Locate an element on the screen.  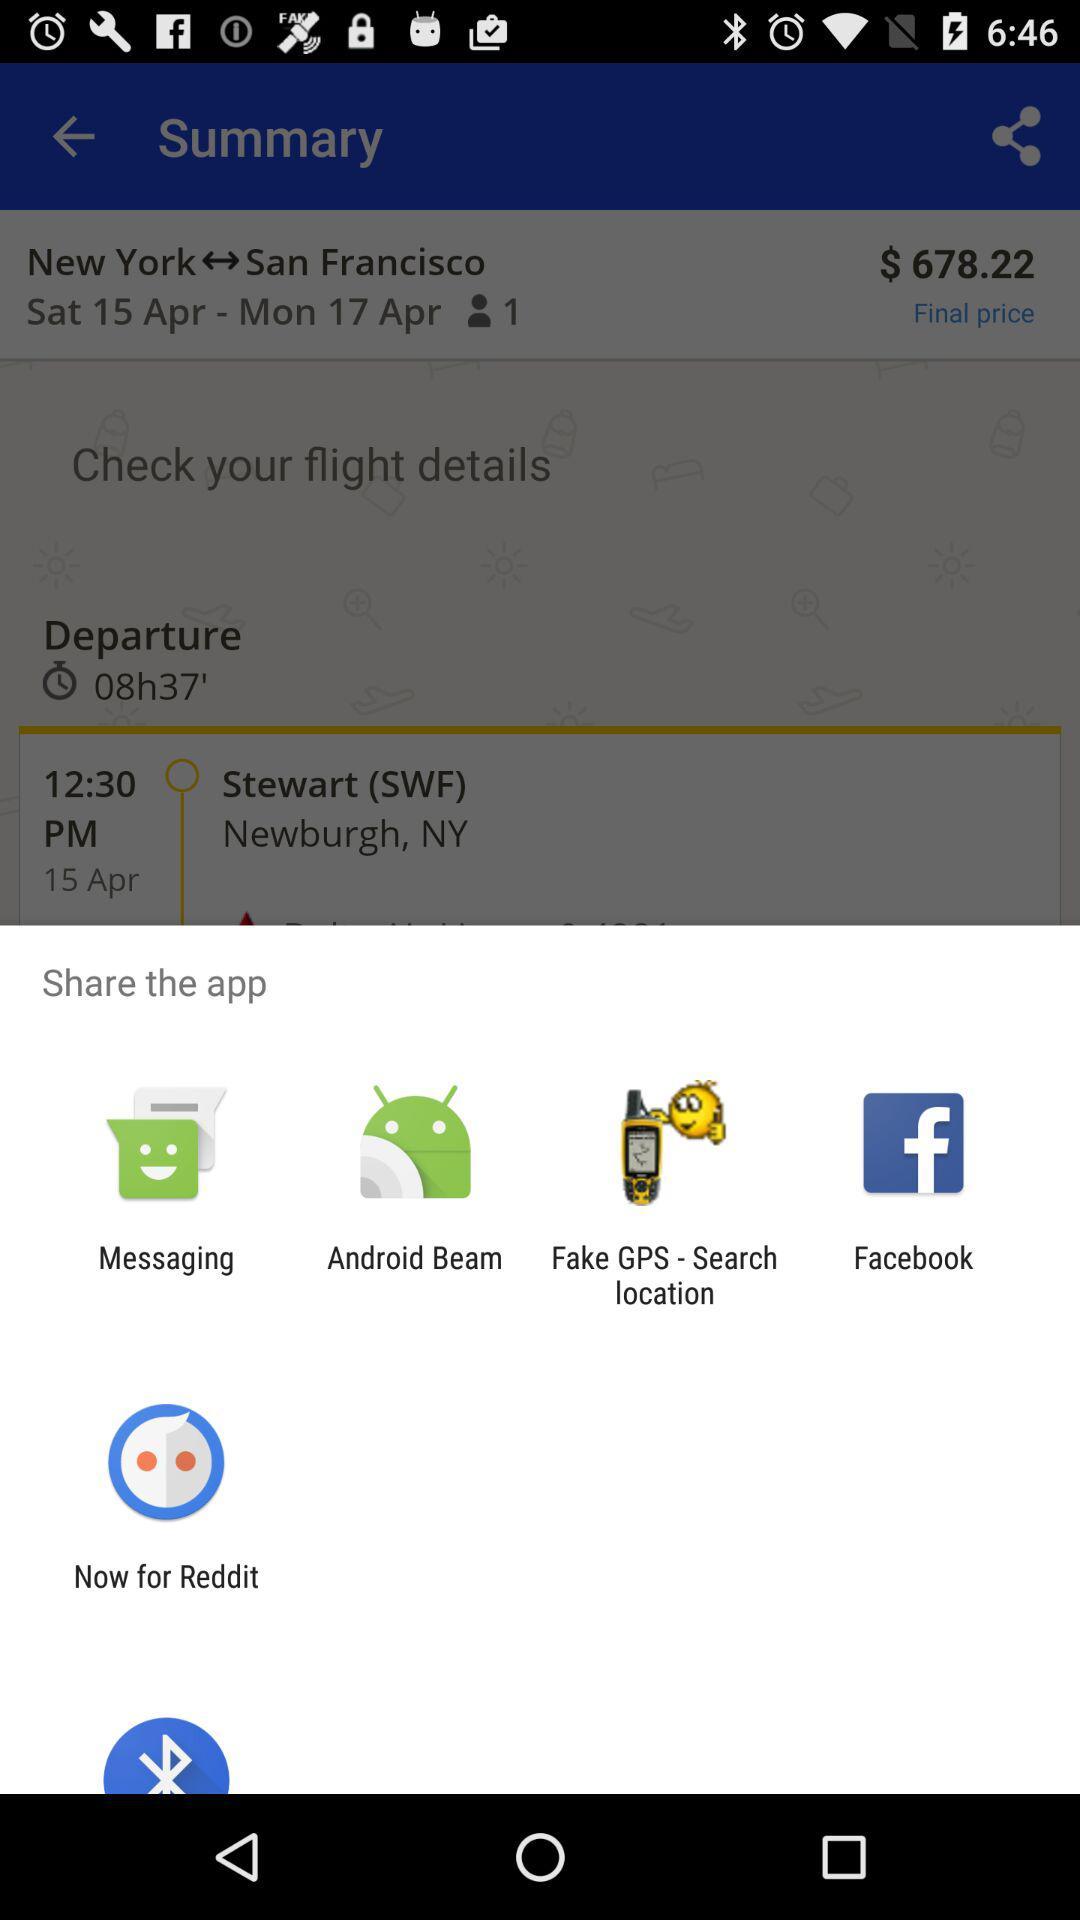
fake gps search is located at coordinates (664, 1274).